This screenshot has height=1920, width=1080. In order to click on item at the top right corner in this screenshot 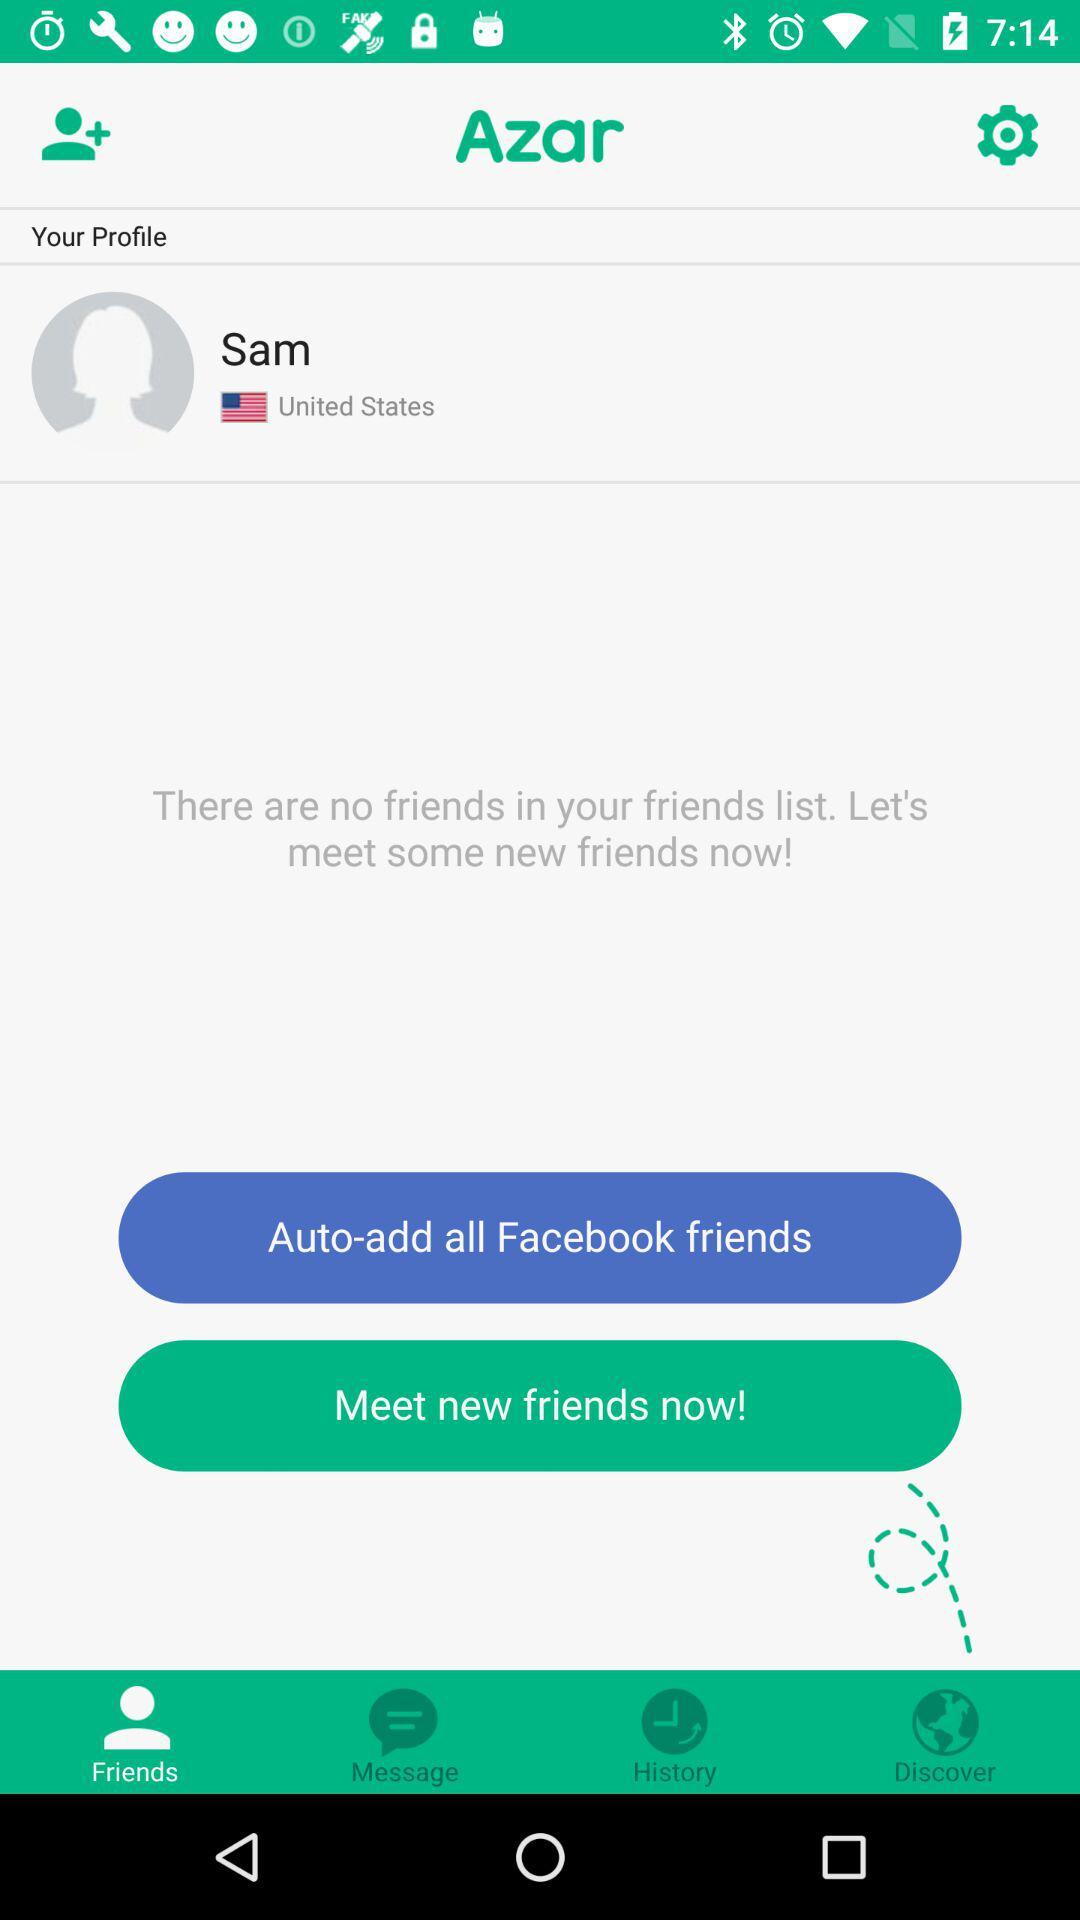, I will do `click(1006, 135)`.